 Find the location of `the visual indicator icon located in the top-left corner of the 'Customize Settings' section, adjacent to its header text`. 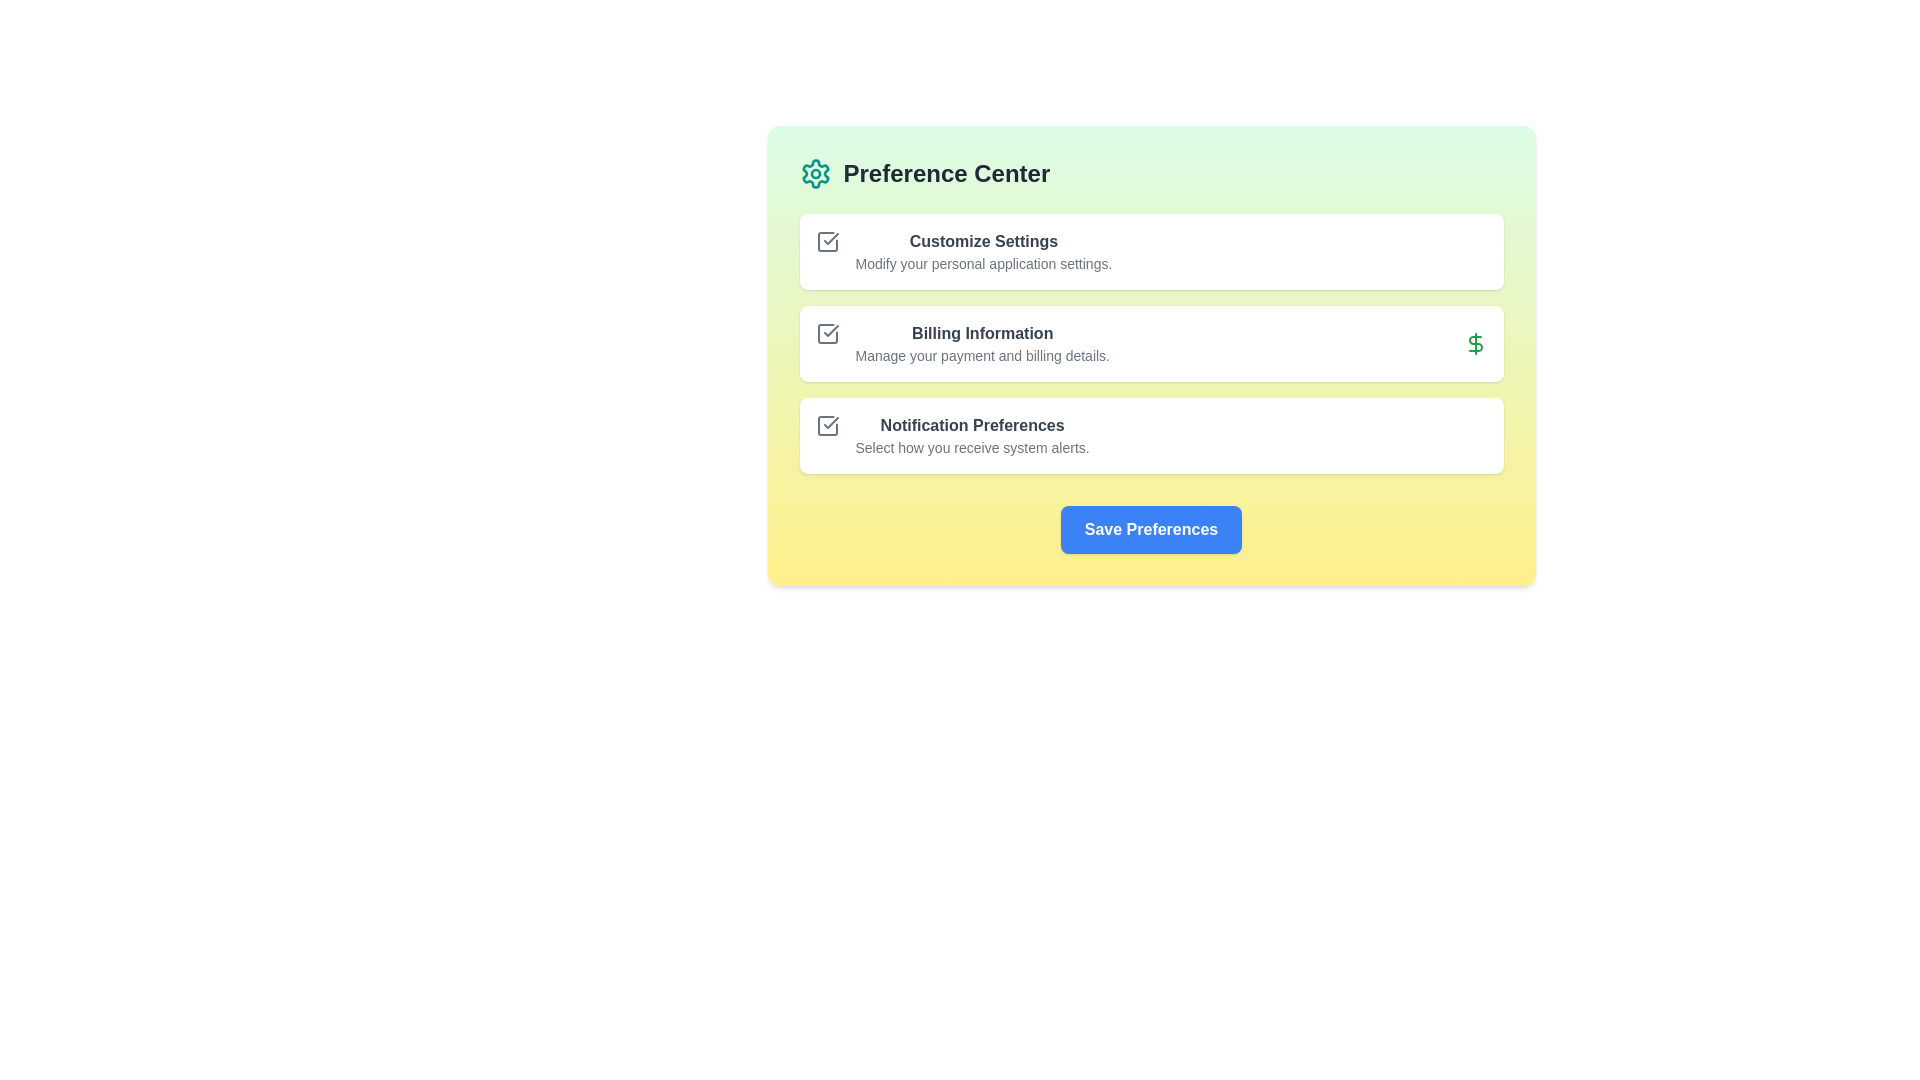

the visual indicator icon located in the top-left corner of the 'Customize Settings' section, adjacent to its header text is located at coordinates (827, 241).